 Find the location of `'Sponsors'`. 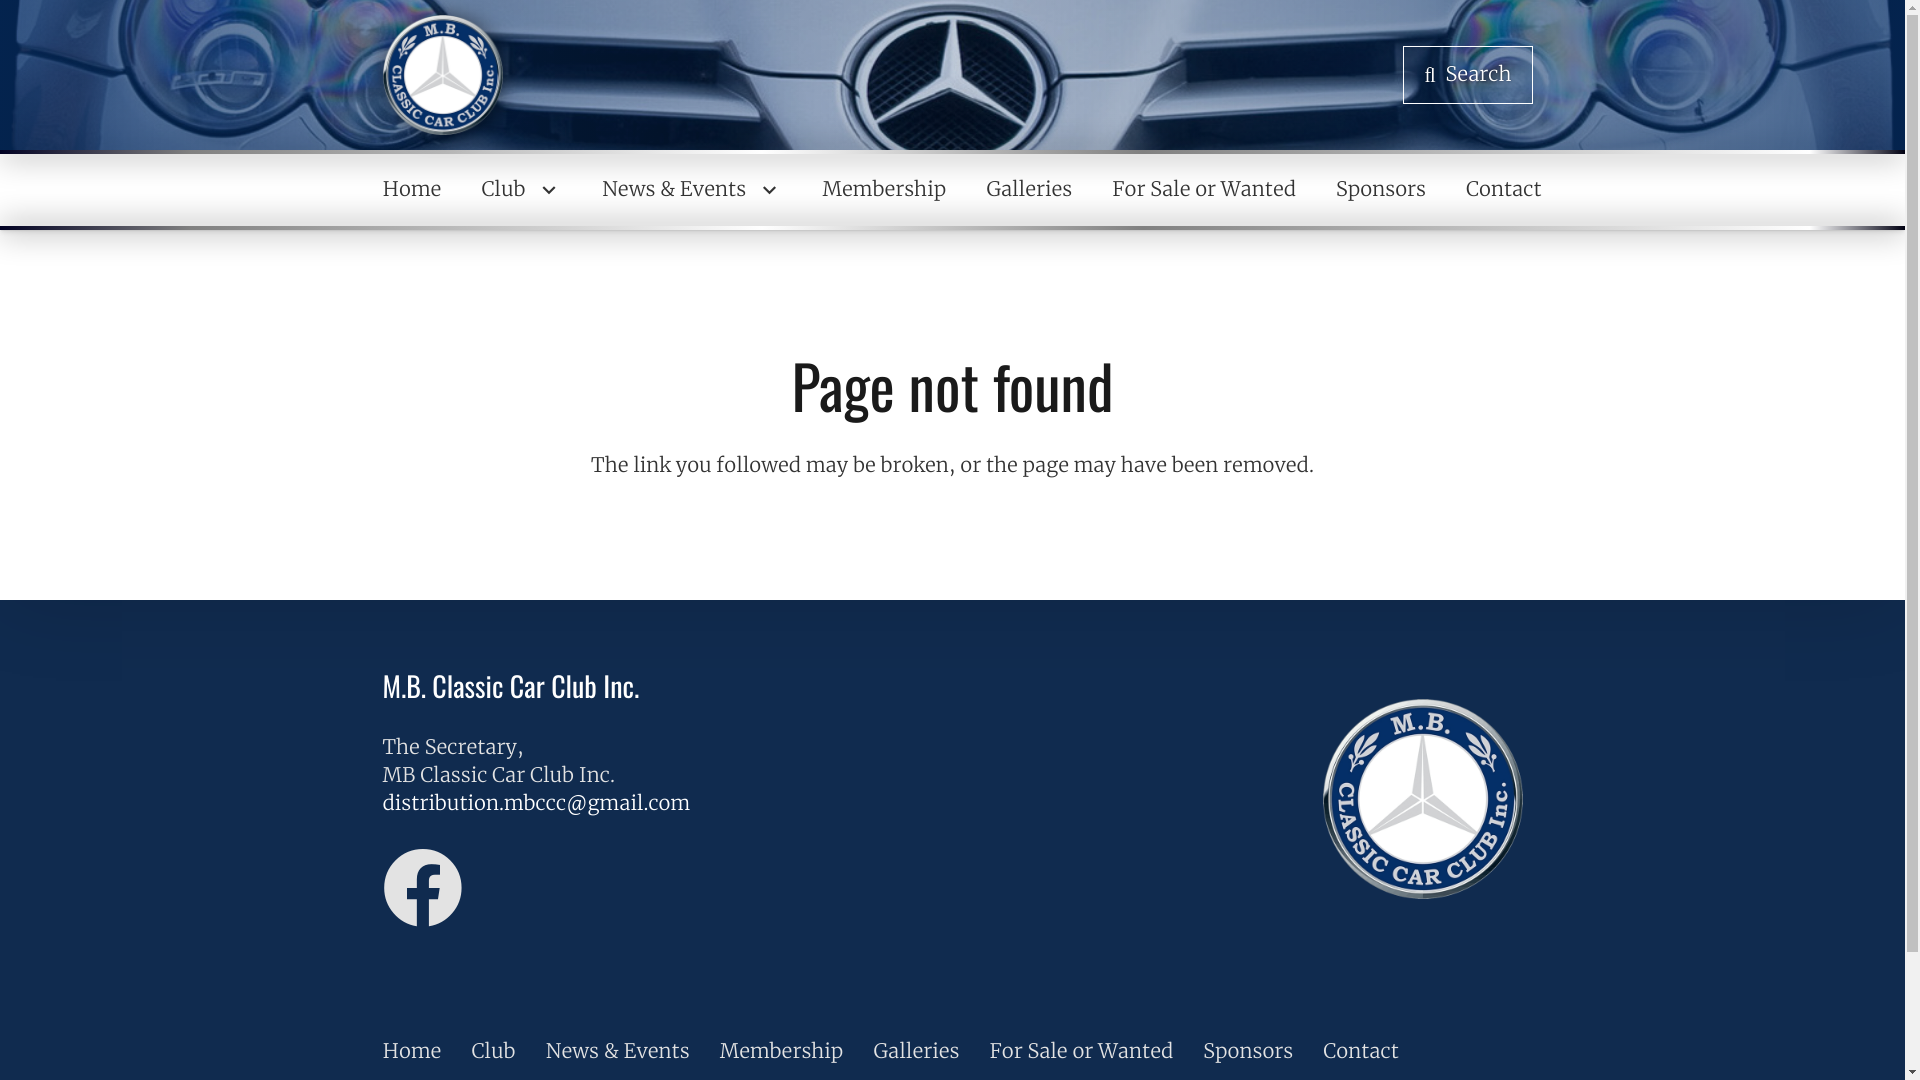

'Sponsors' is located at coordinates (1247, 1050).